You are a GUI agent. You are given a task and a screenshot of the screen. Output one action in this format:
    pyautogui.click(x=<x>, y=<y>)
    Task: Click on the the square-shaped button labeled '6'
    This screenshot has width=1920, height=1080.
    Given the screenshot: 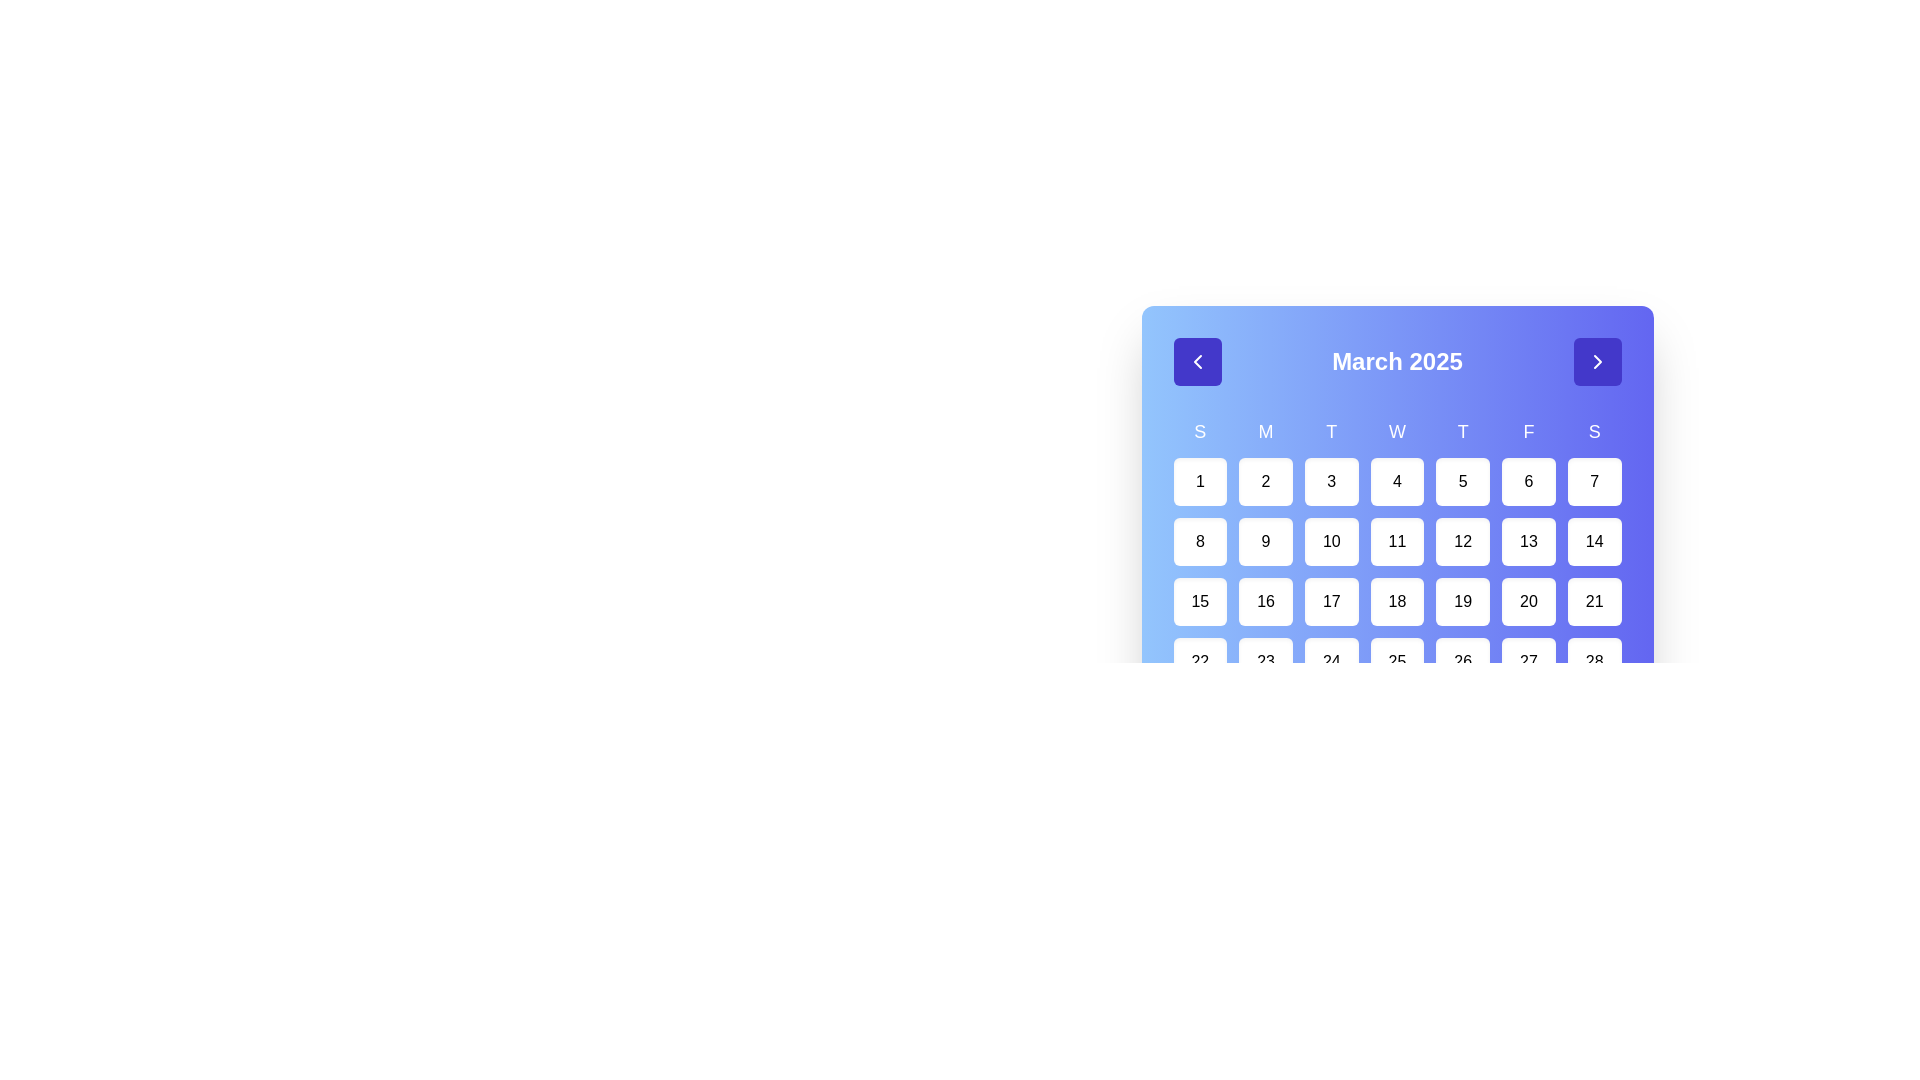 What is the action you would take?
    pyautogui.click(x=1527, y=482)
    